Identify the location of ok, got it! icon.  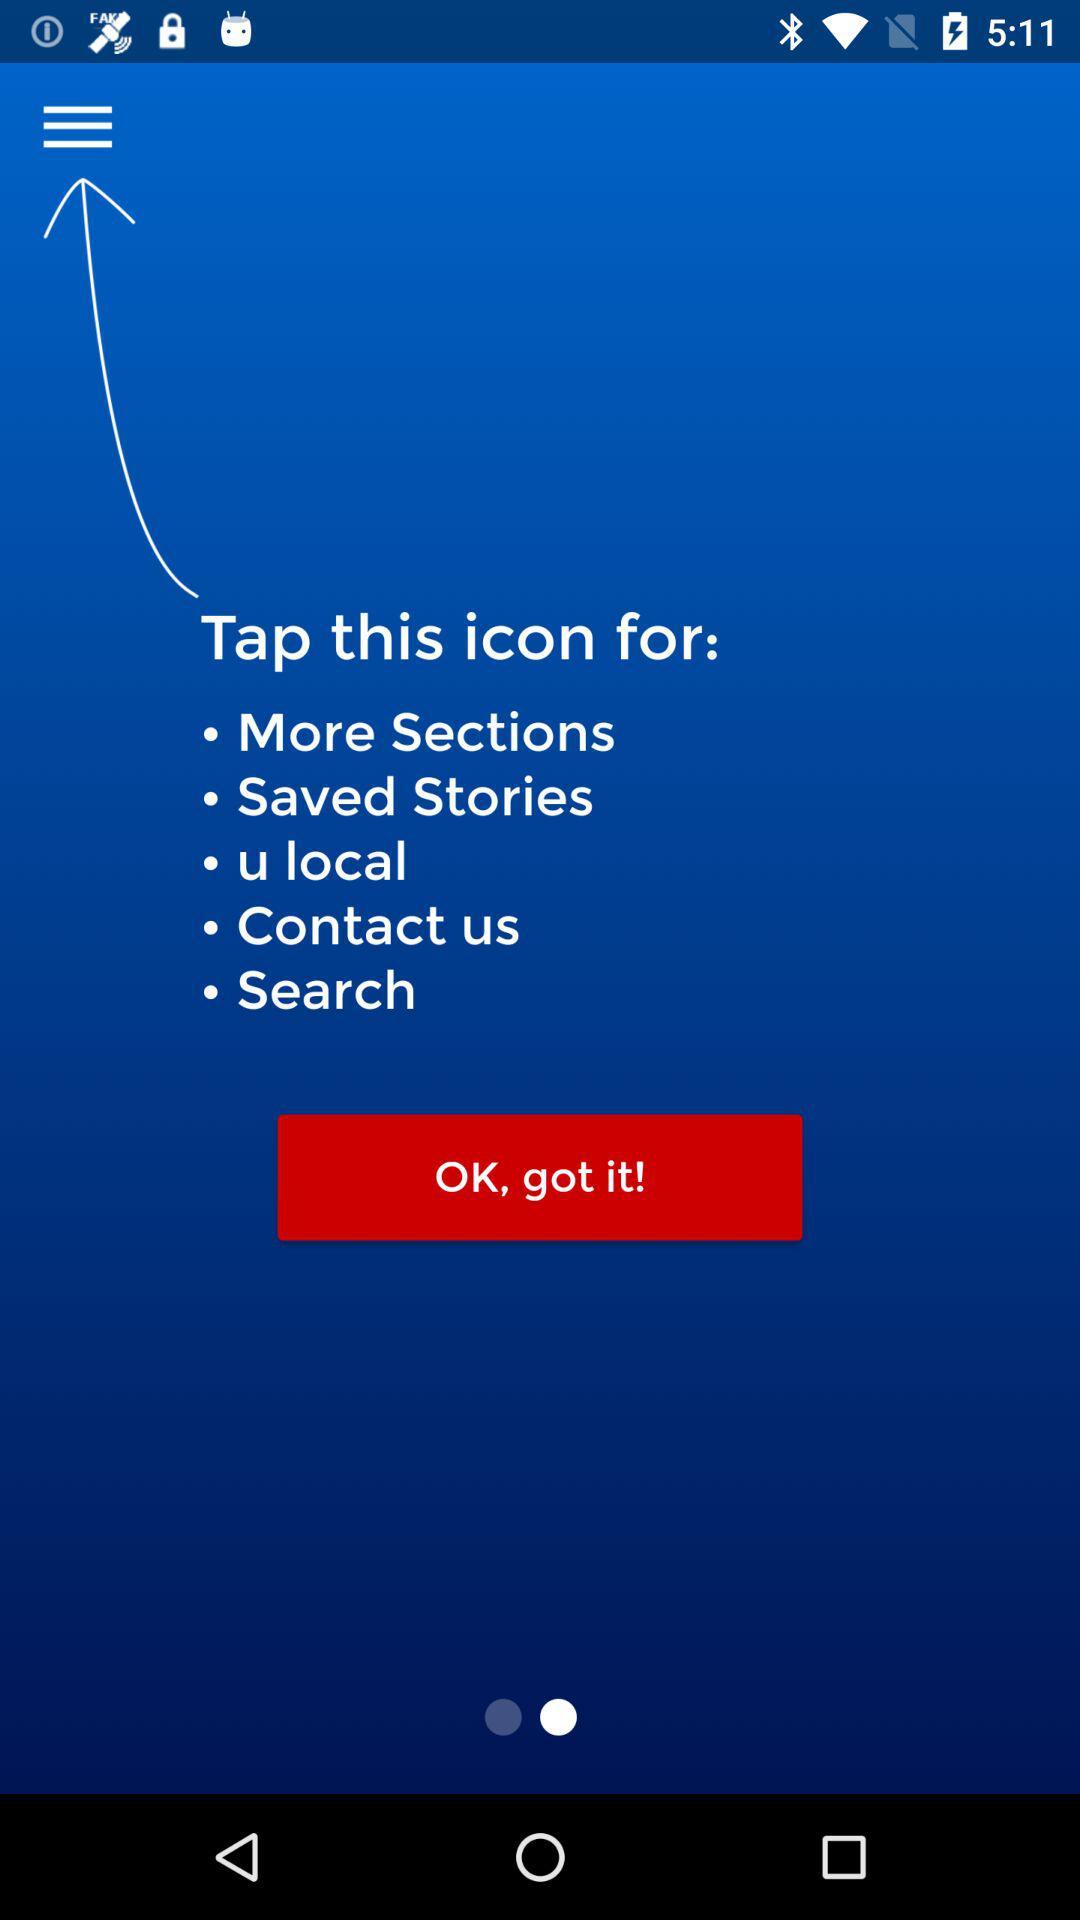
(540, 1177).